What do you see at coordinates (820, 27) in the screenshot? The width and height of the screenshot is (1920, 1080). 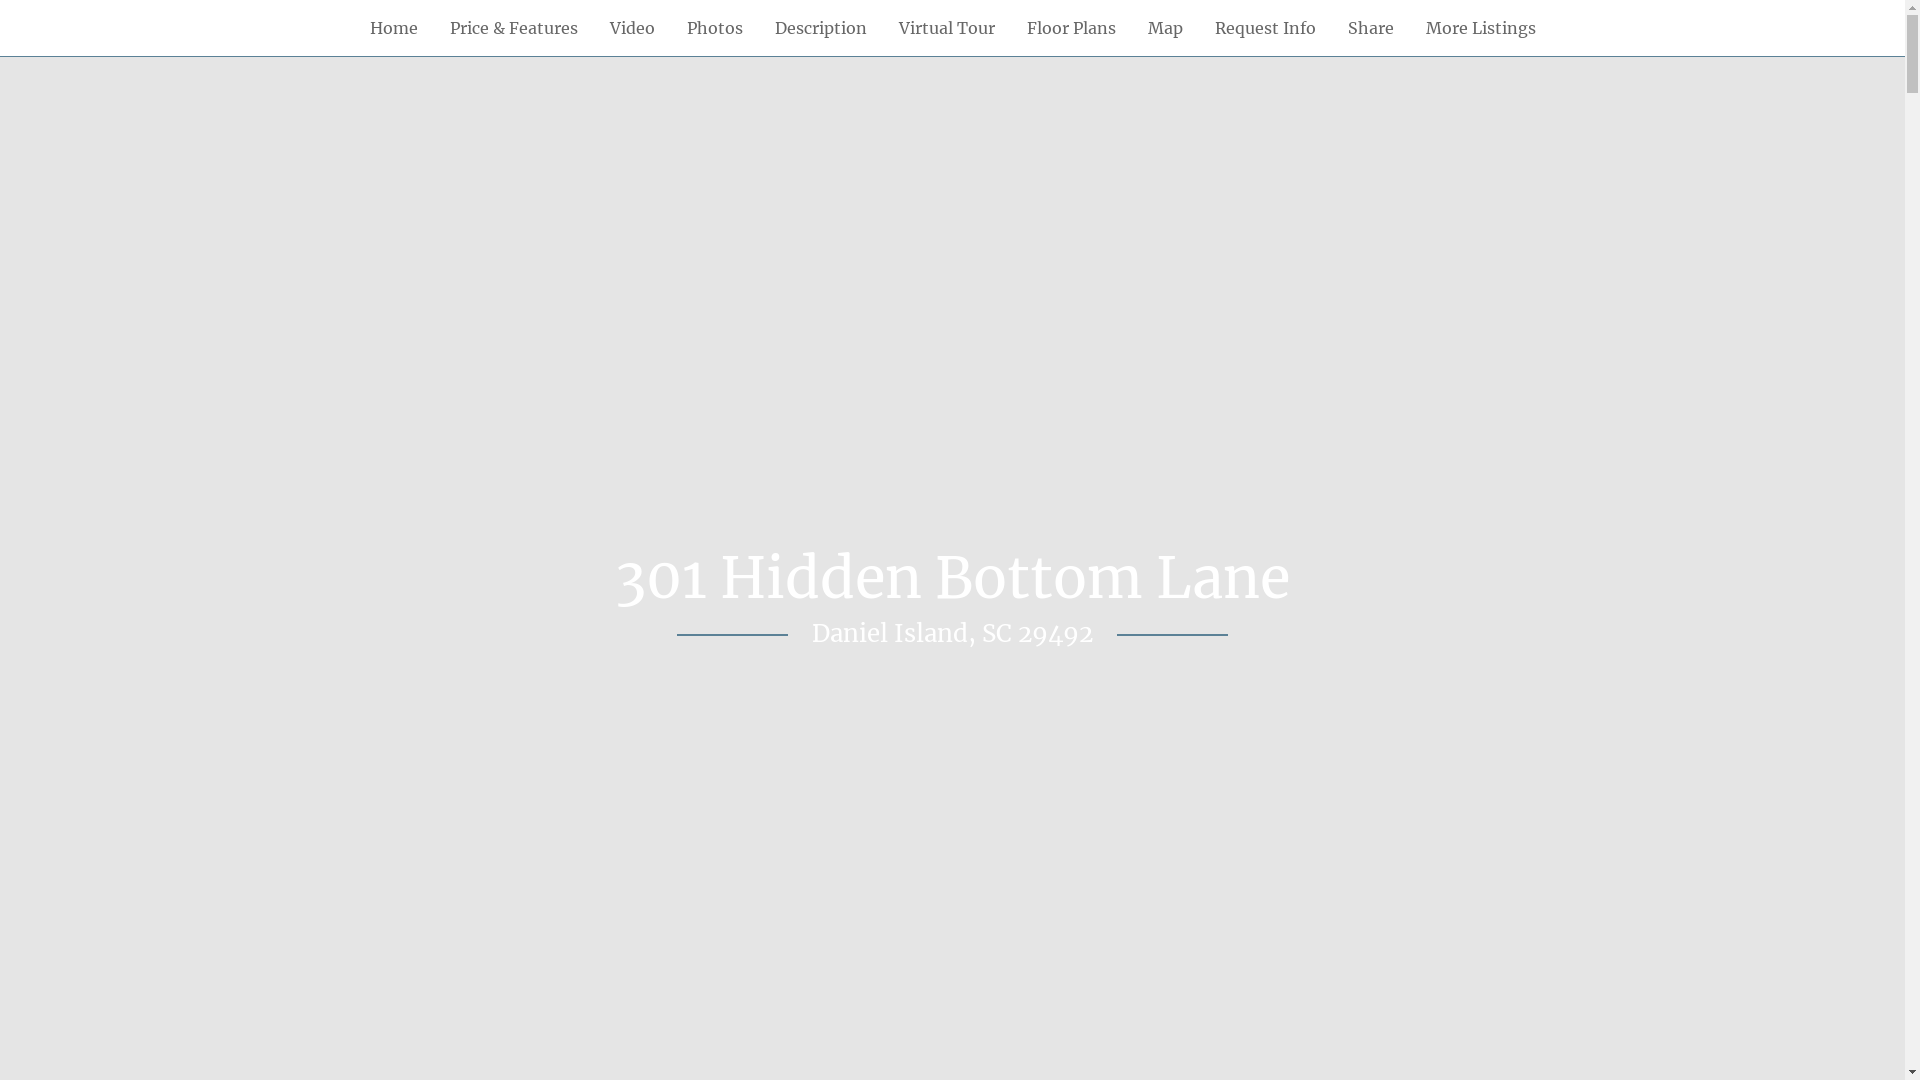 I see `'Description'` at bounding box center [820, 27].